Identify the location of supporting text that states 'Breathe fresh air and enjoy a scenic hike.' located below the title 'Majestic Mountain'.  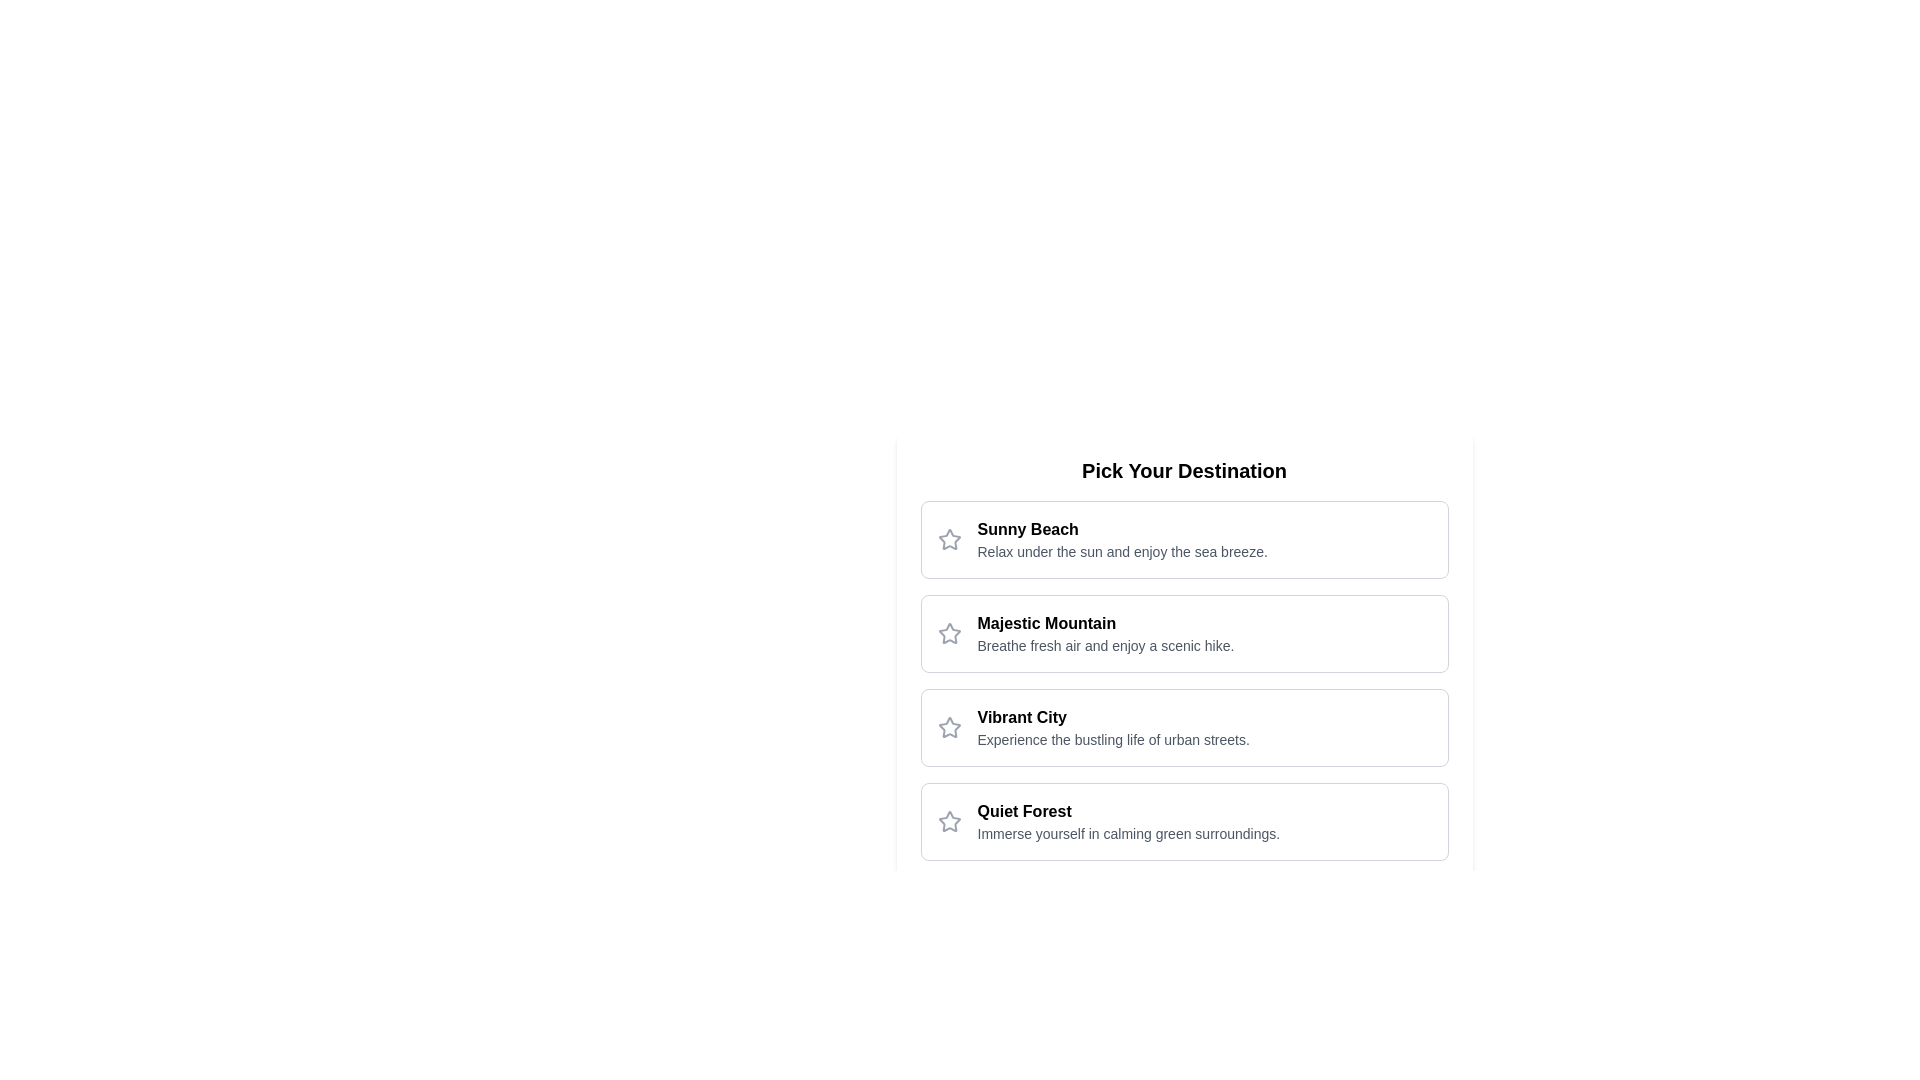
(1104, 645).